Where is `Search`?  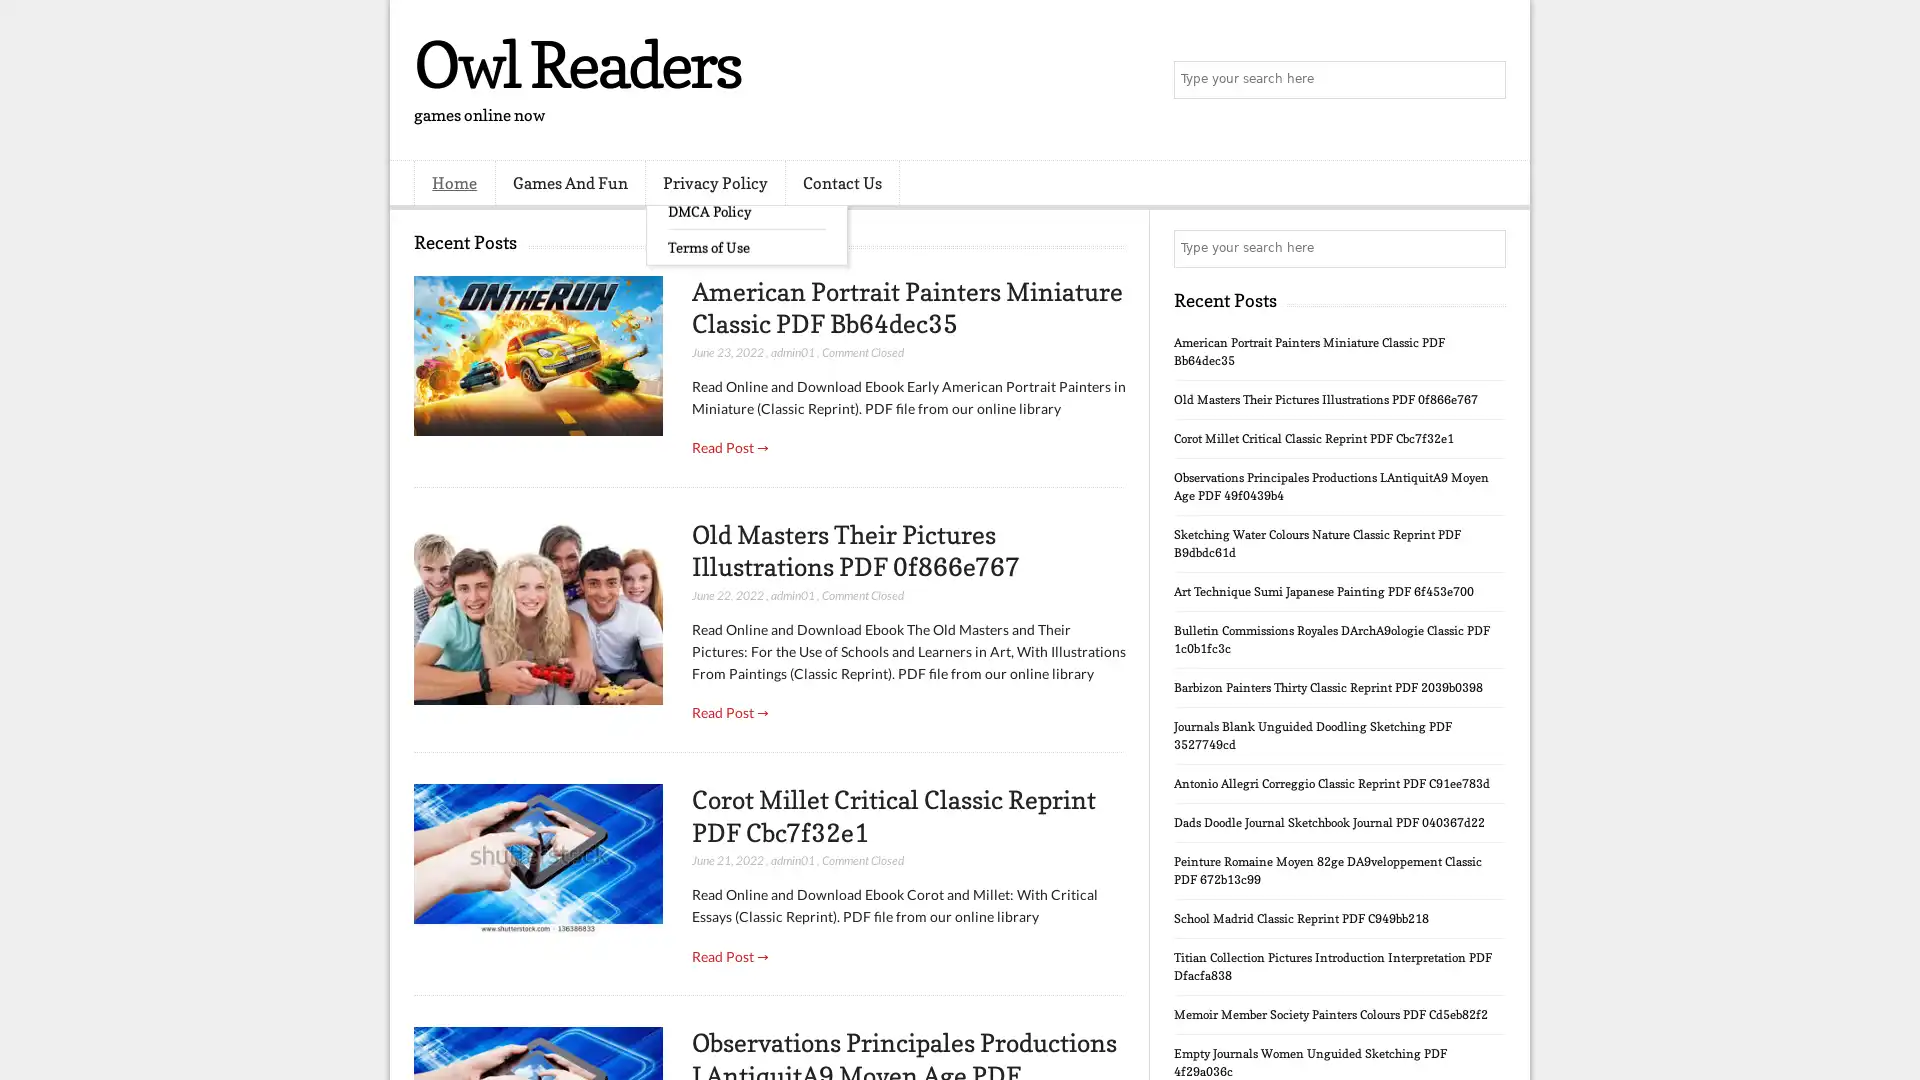
Search is located at coordinates (1485, 80).